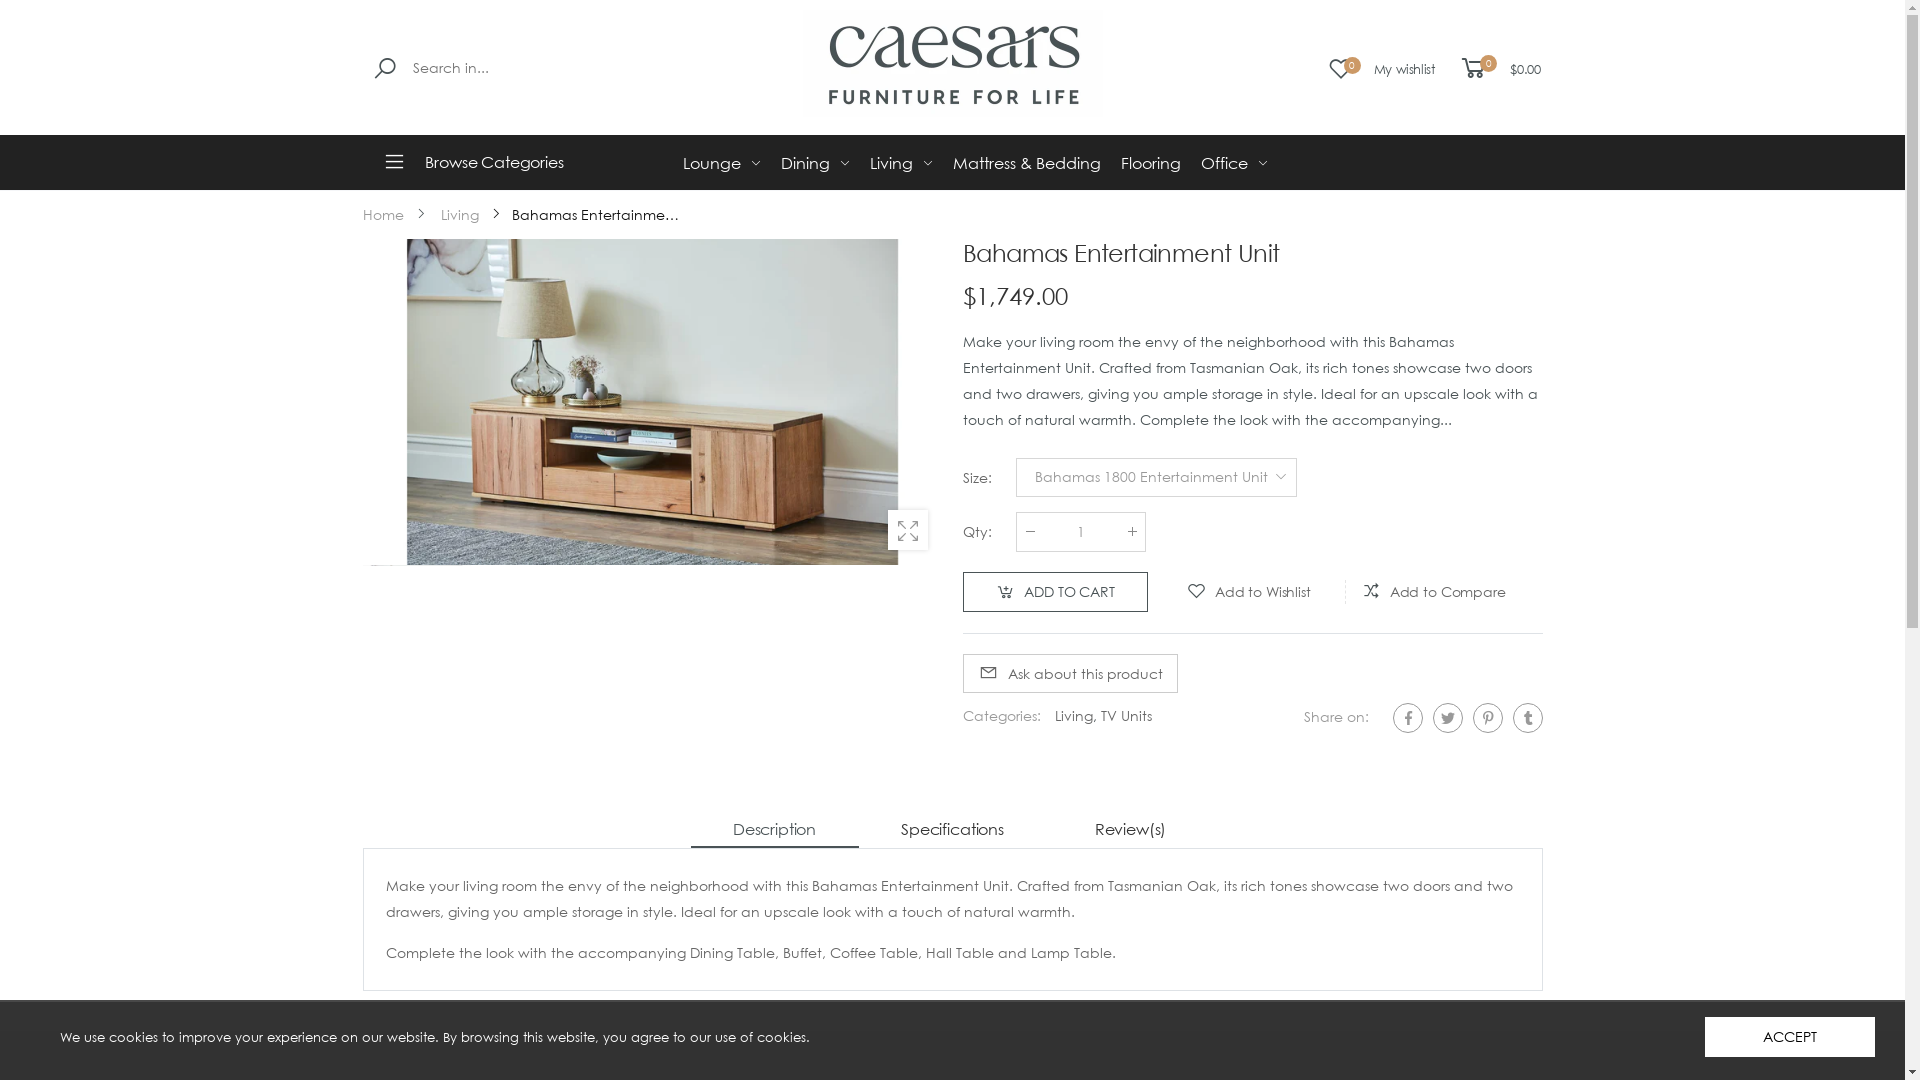 The image size is (1920, 1080). What do you see at coordinates (1703, 1036) in the screenshot?
I see `'ACCEPT'` at bounding box center [1703, 1036].